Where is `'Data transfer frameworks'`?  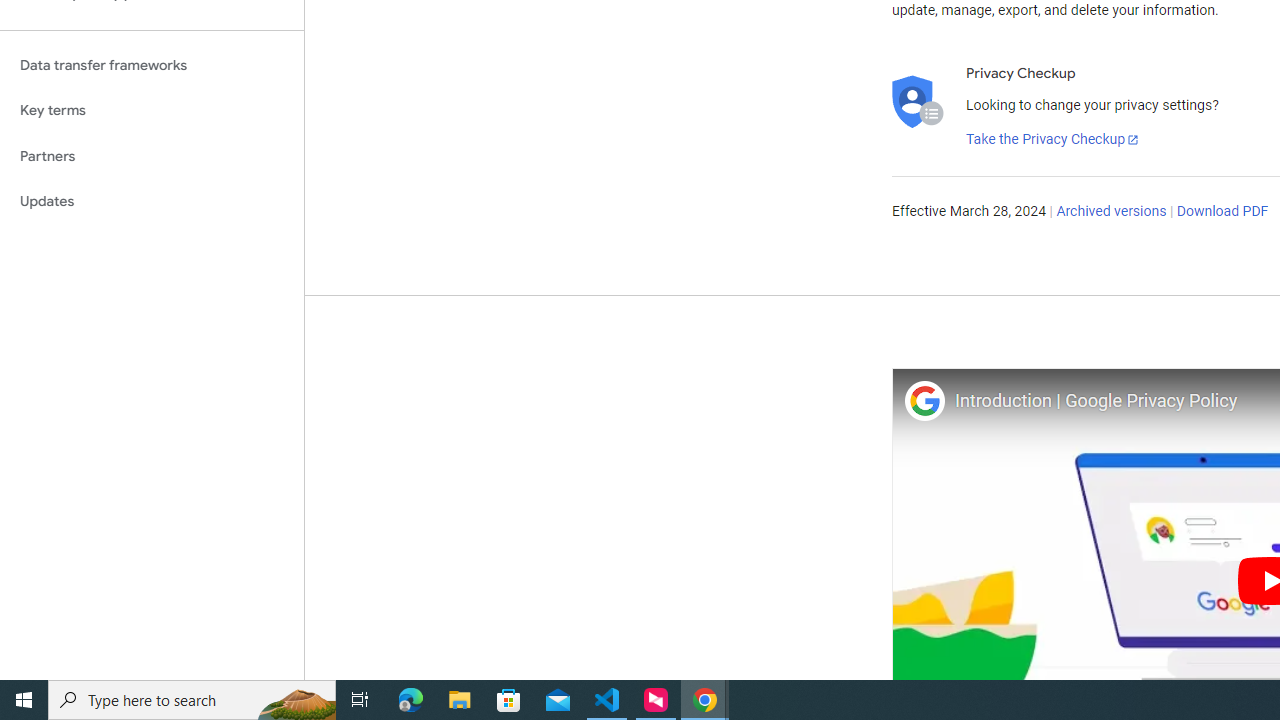
'Data transfer frameworks' is located at coordinates (151, 64).